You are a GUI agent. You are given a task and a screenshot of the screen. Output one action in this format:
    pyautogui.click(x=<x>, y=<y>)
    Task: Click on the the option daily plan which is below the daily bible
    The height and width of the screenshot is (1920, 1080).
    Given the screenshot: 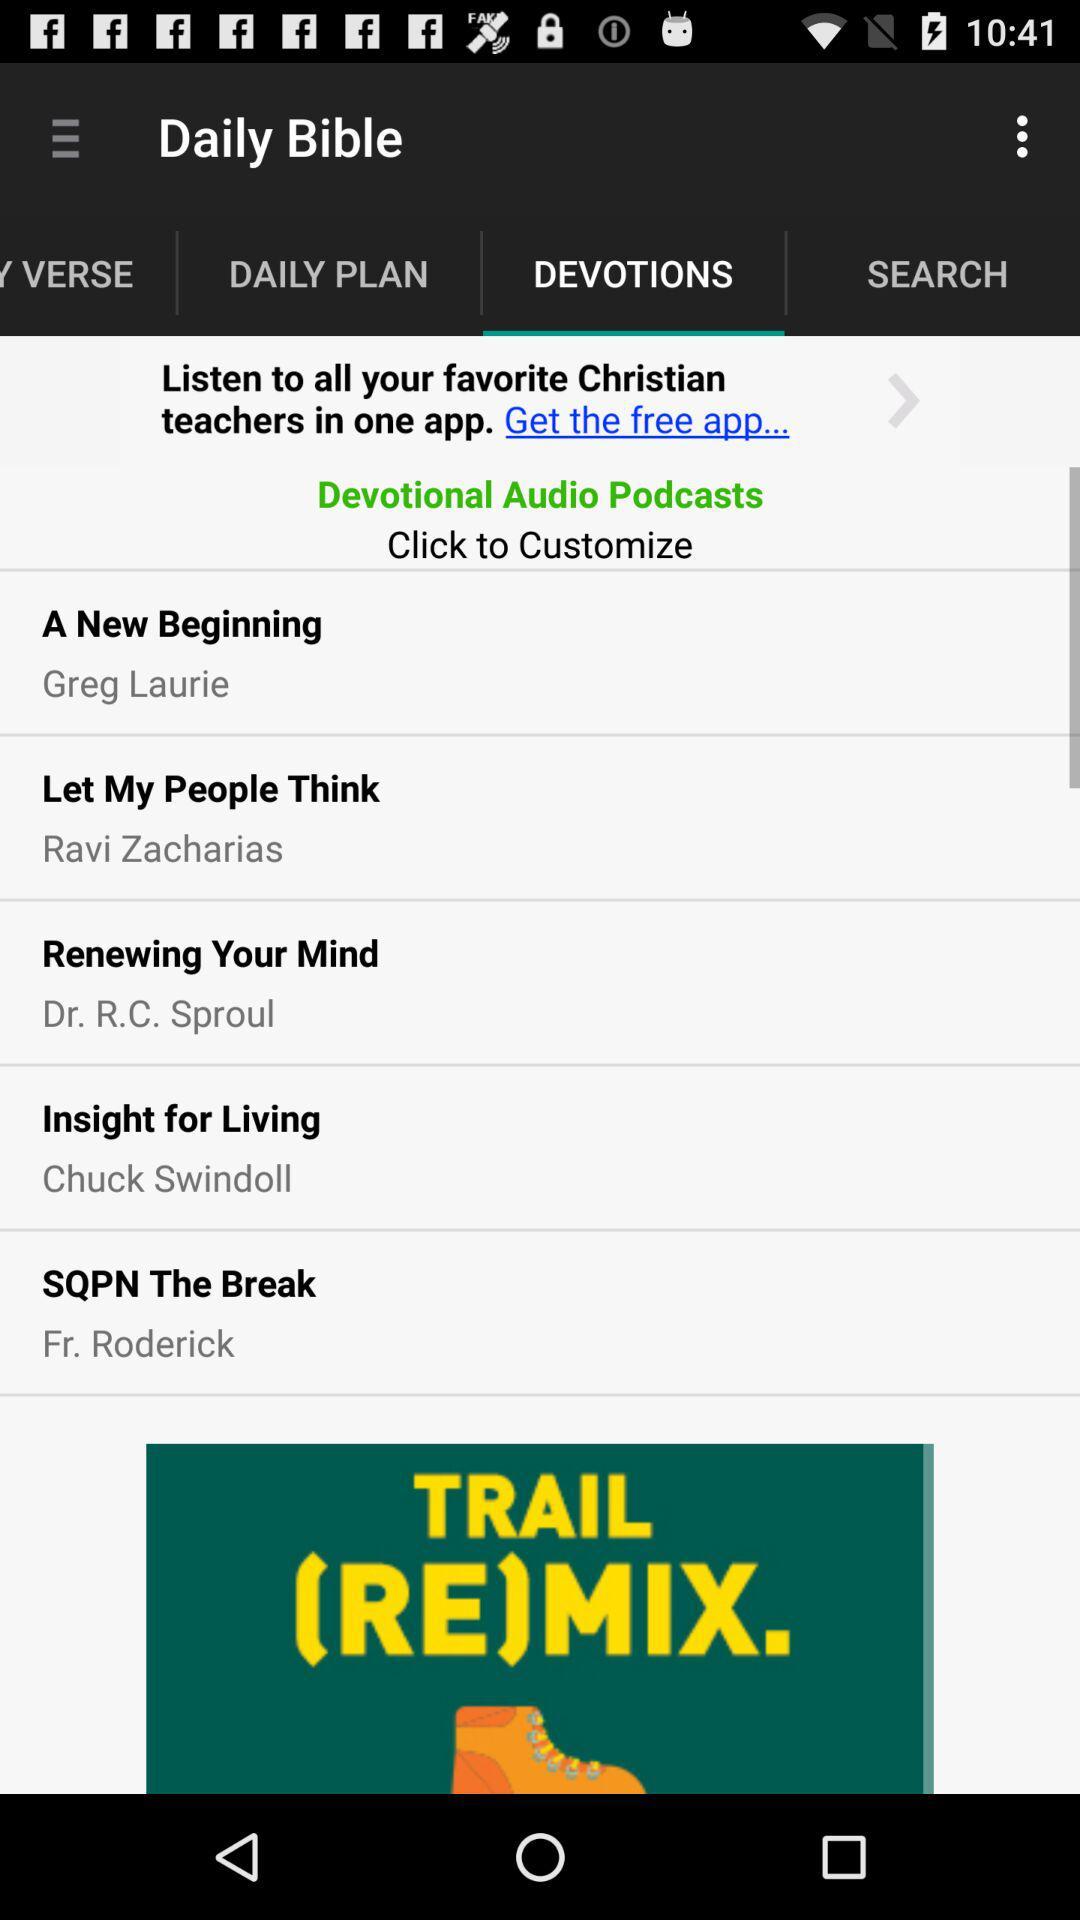 What is the action you would take?
    pyautogui.click(x=328, y=272)
    